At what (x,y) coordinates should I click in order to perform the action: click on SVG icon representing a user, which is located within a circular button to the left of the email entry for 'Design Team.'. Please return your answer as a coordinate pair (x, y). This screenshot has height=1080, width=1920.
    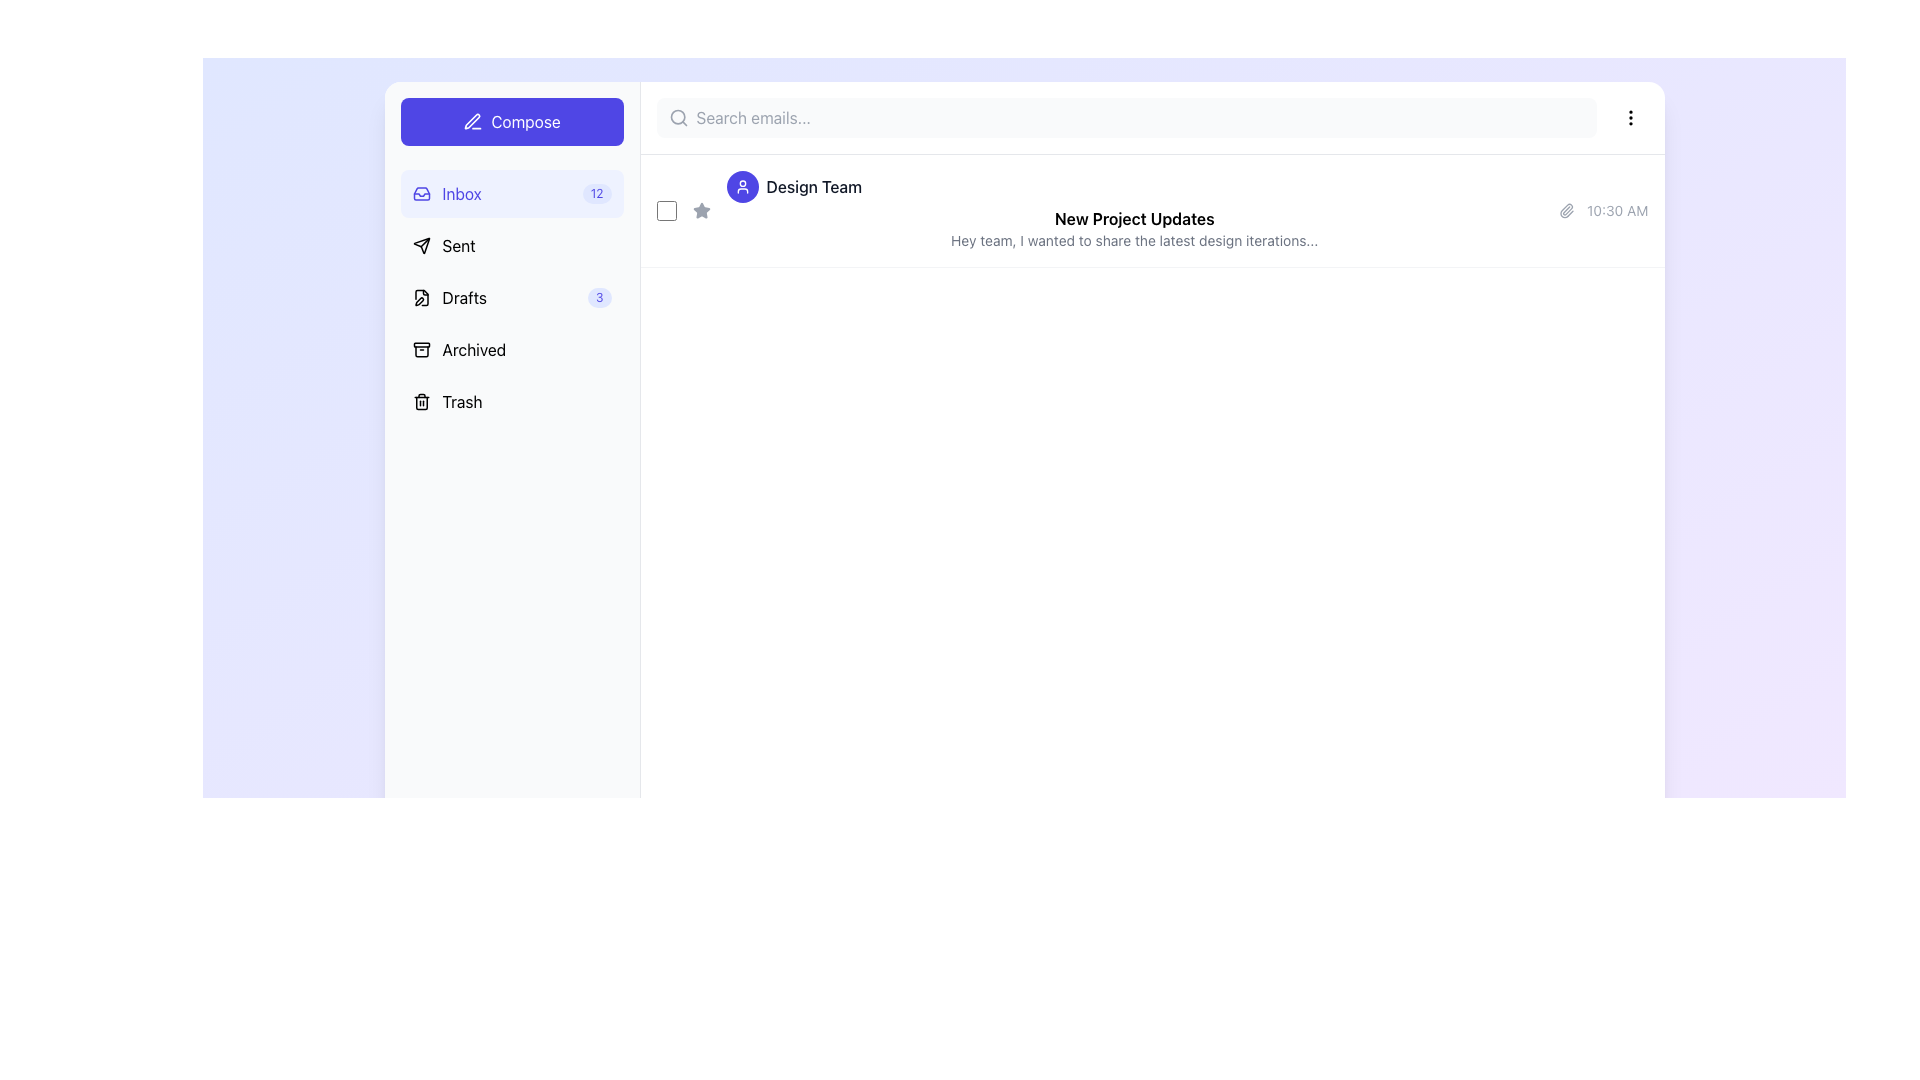
    Looking at the image, I should click on (741, 186).